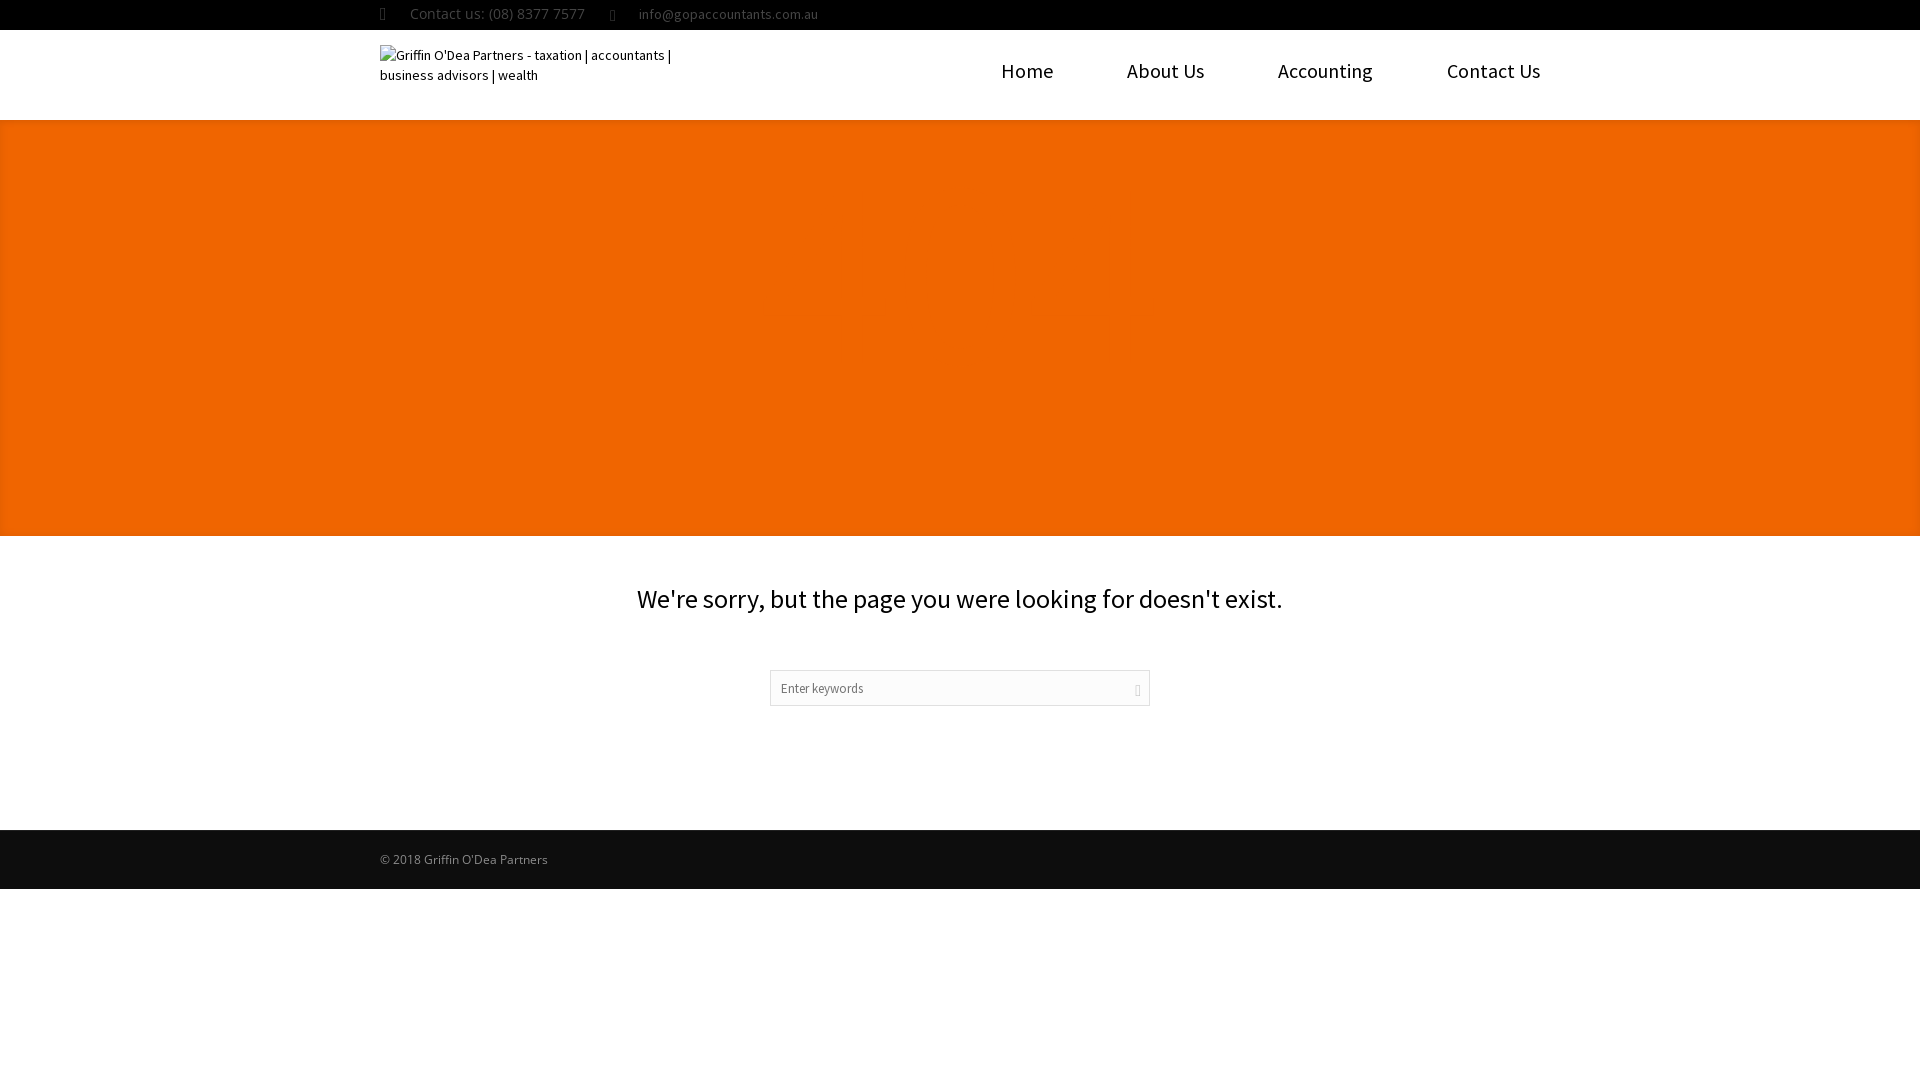 This screenshot has height=1080, width=1920. I want to click on 'Home', so click(1027, 69).